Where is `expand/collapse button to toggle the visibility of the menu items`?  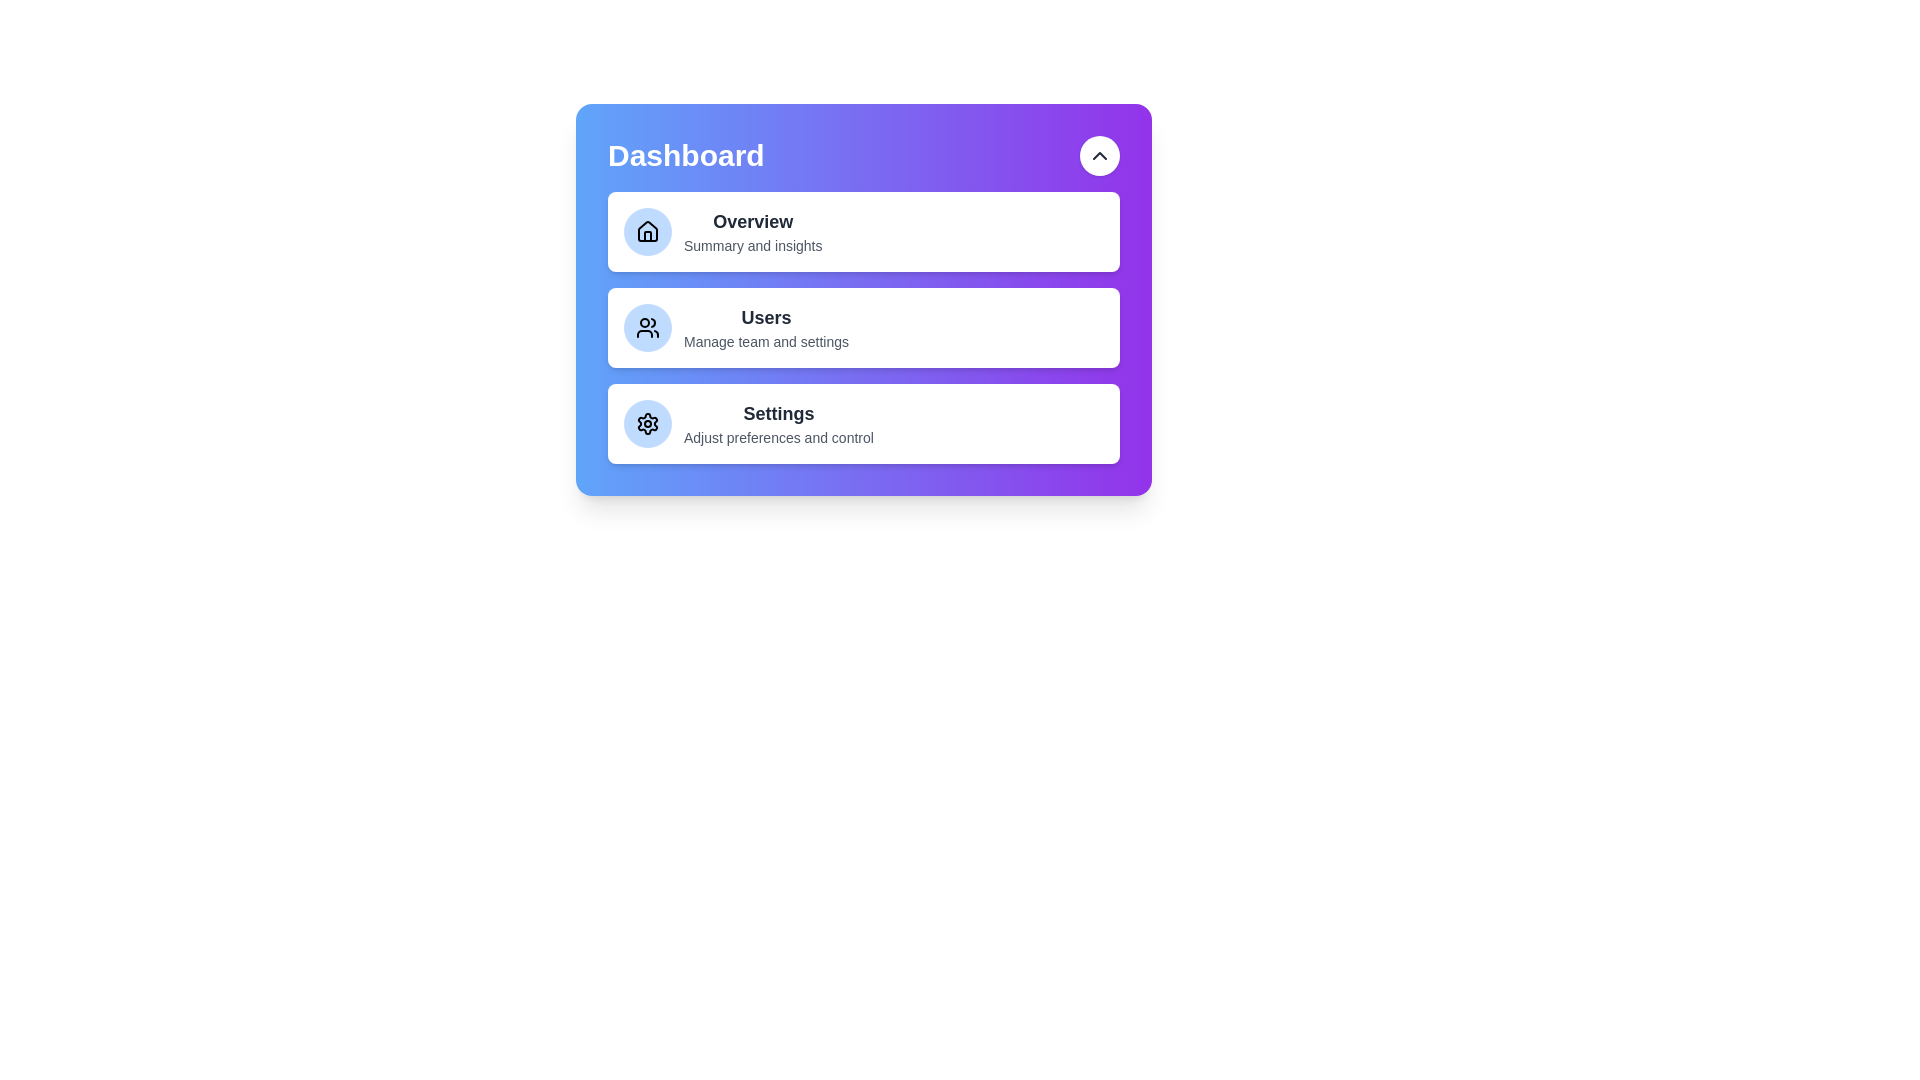 expand/collapse button to toggle the visibility of the menu items is located at coordinates (1098, 154).